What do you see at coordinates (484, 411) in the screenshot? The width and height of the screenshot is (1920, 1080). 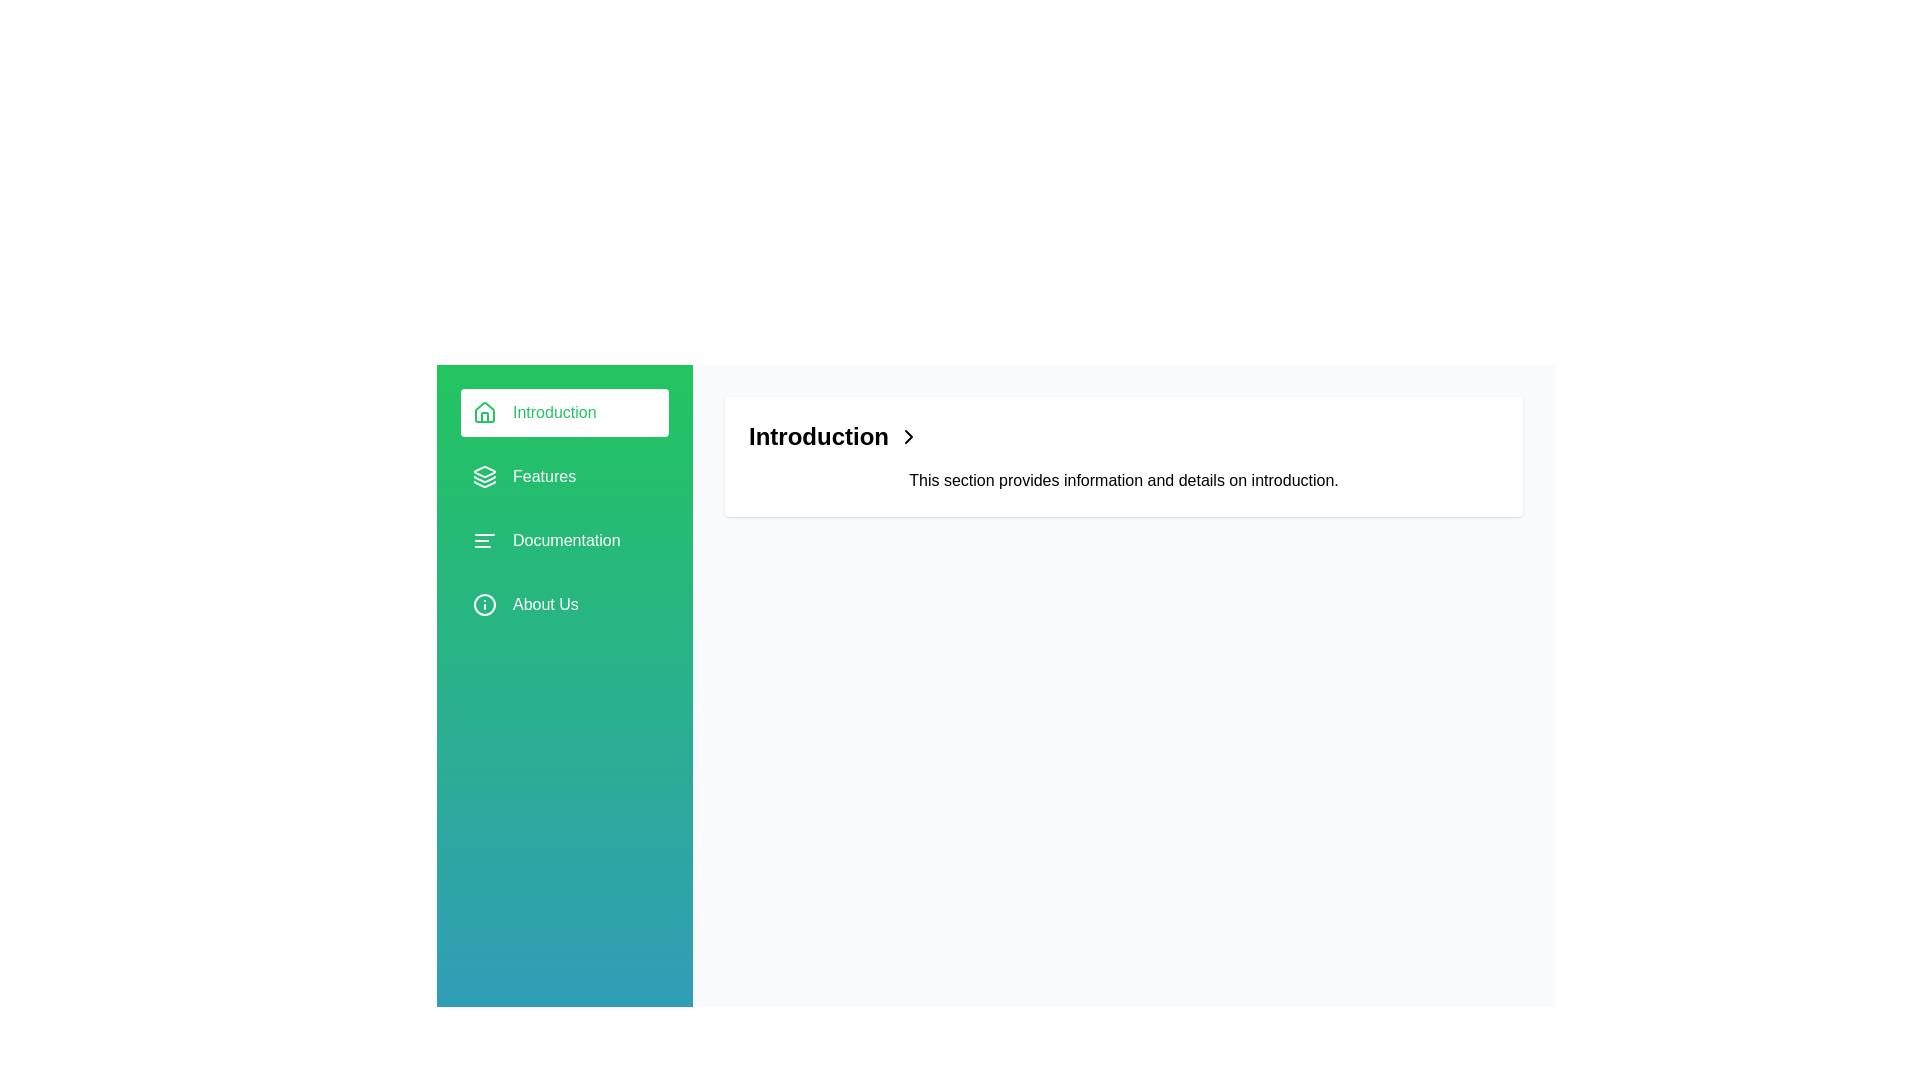 I see `the house-shaped icon in the navigation menu adjacent to the 'Introduction' label` at bounding box center [484, 411].